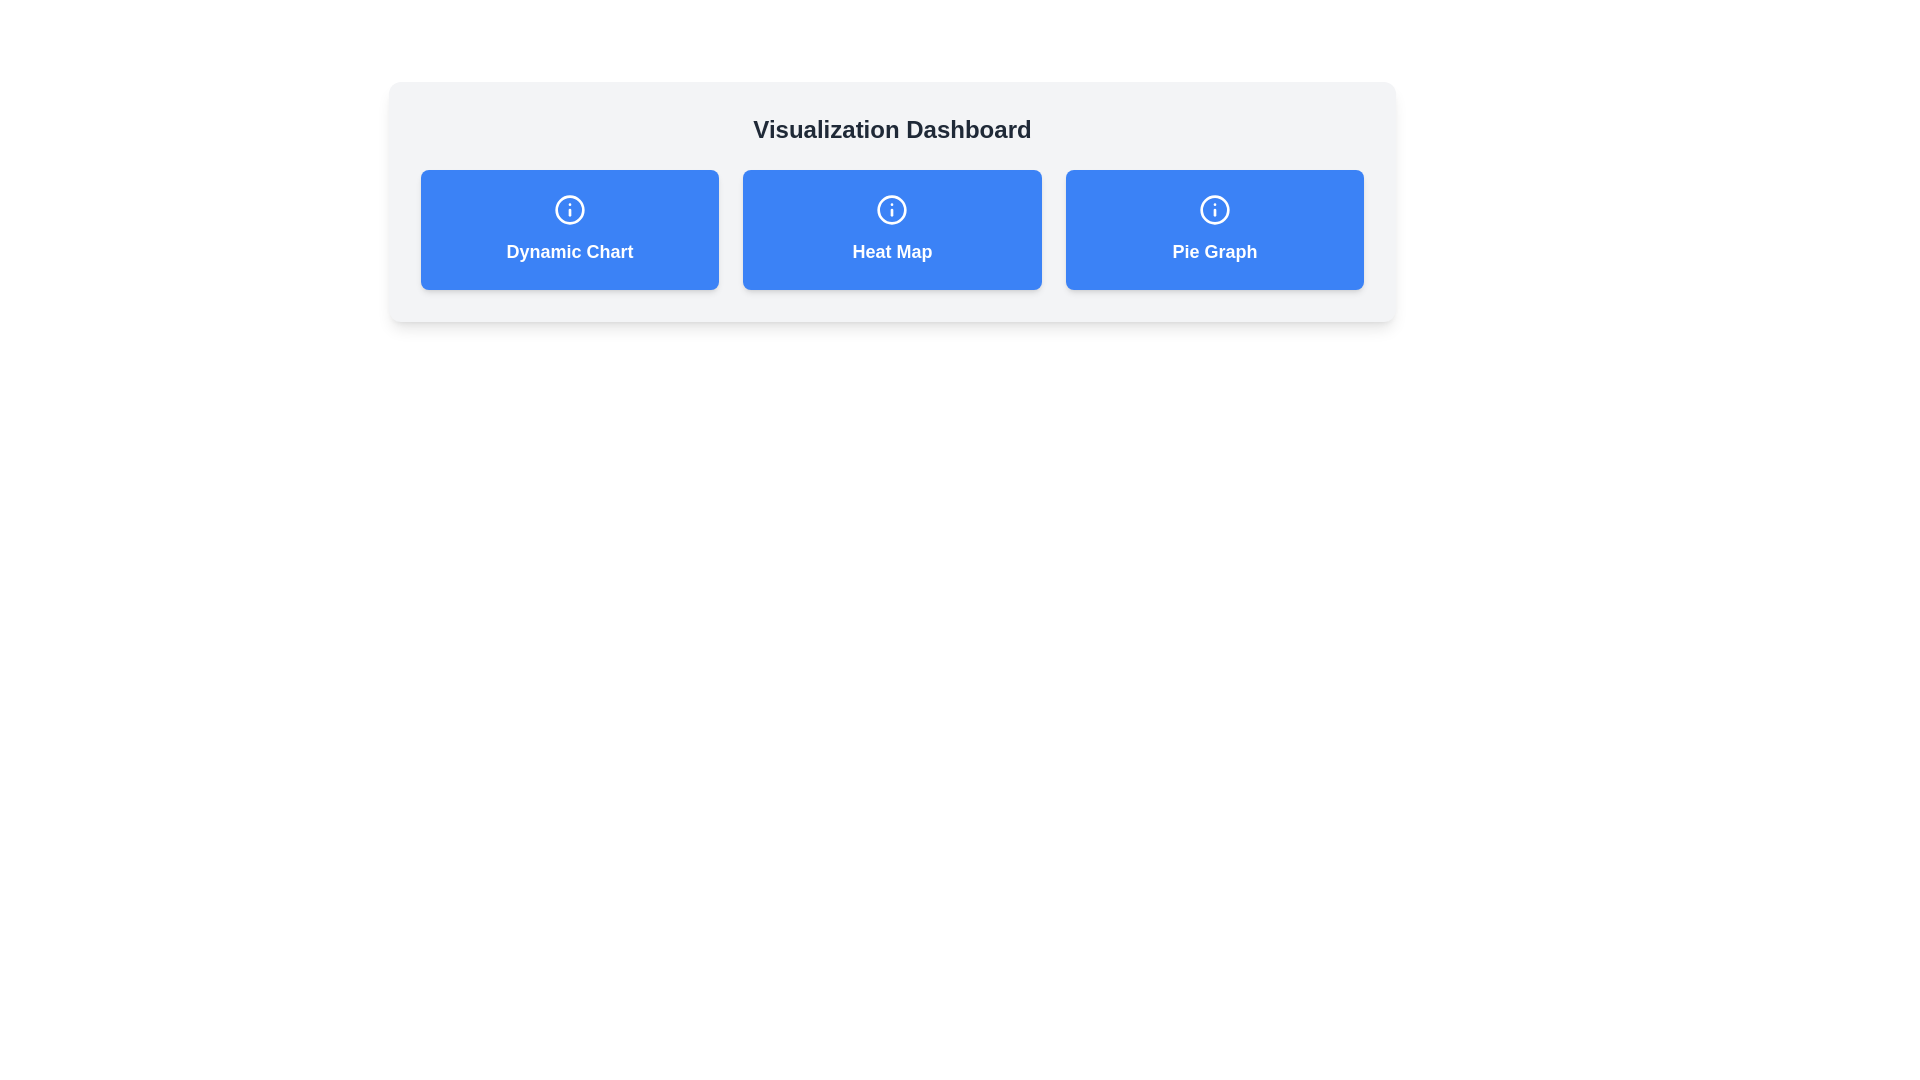  Describe the element at coordinates (1213, 250) in the screenshot. I see `the text label displaying 'Pie Graph', which is styled with a bold font and centered alignment, located inside a blue rounded rectangle` at that location.